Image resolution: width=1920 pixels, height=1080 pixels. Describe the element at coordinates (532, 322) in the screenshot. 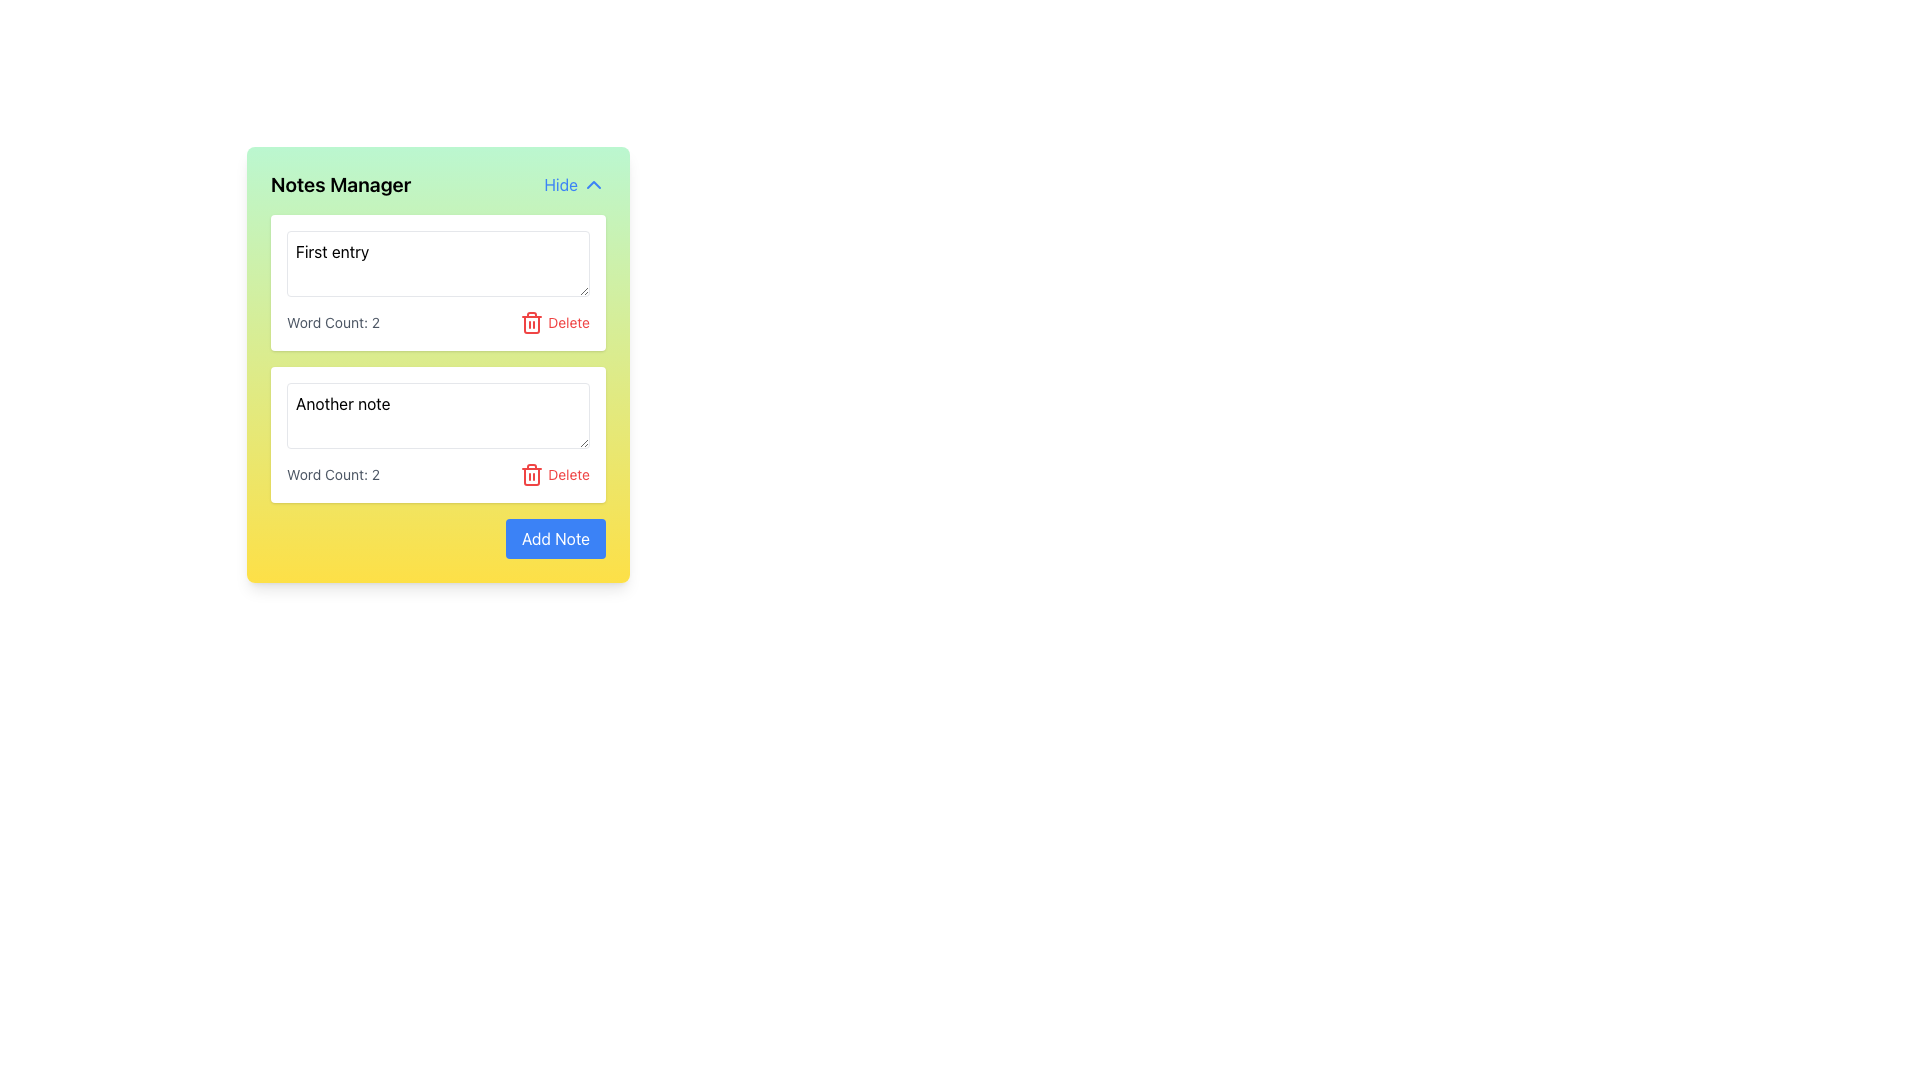

I see `the red trash can icon, which symbolizes a delete action, positioned to the right of the text fields labeled 'First entry' and 'Another note'` at that location.